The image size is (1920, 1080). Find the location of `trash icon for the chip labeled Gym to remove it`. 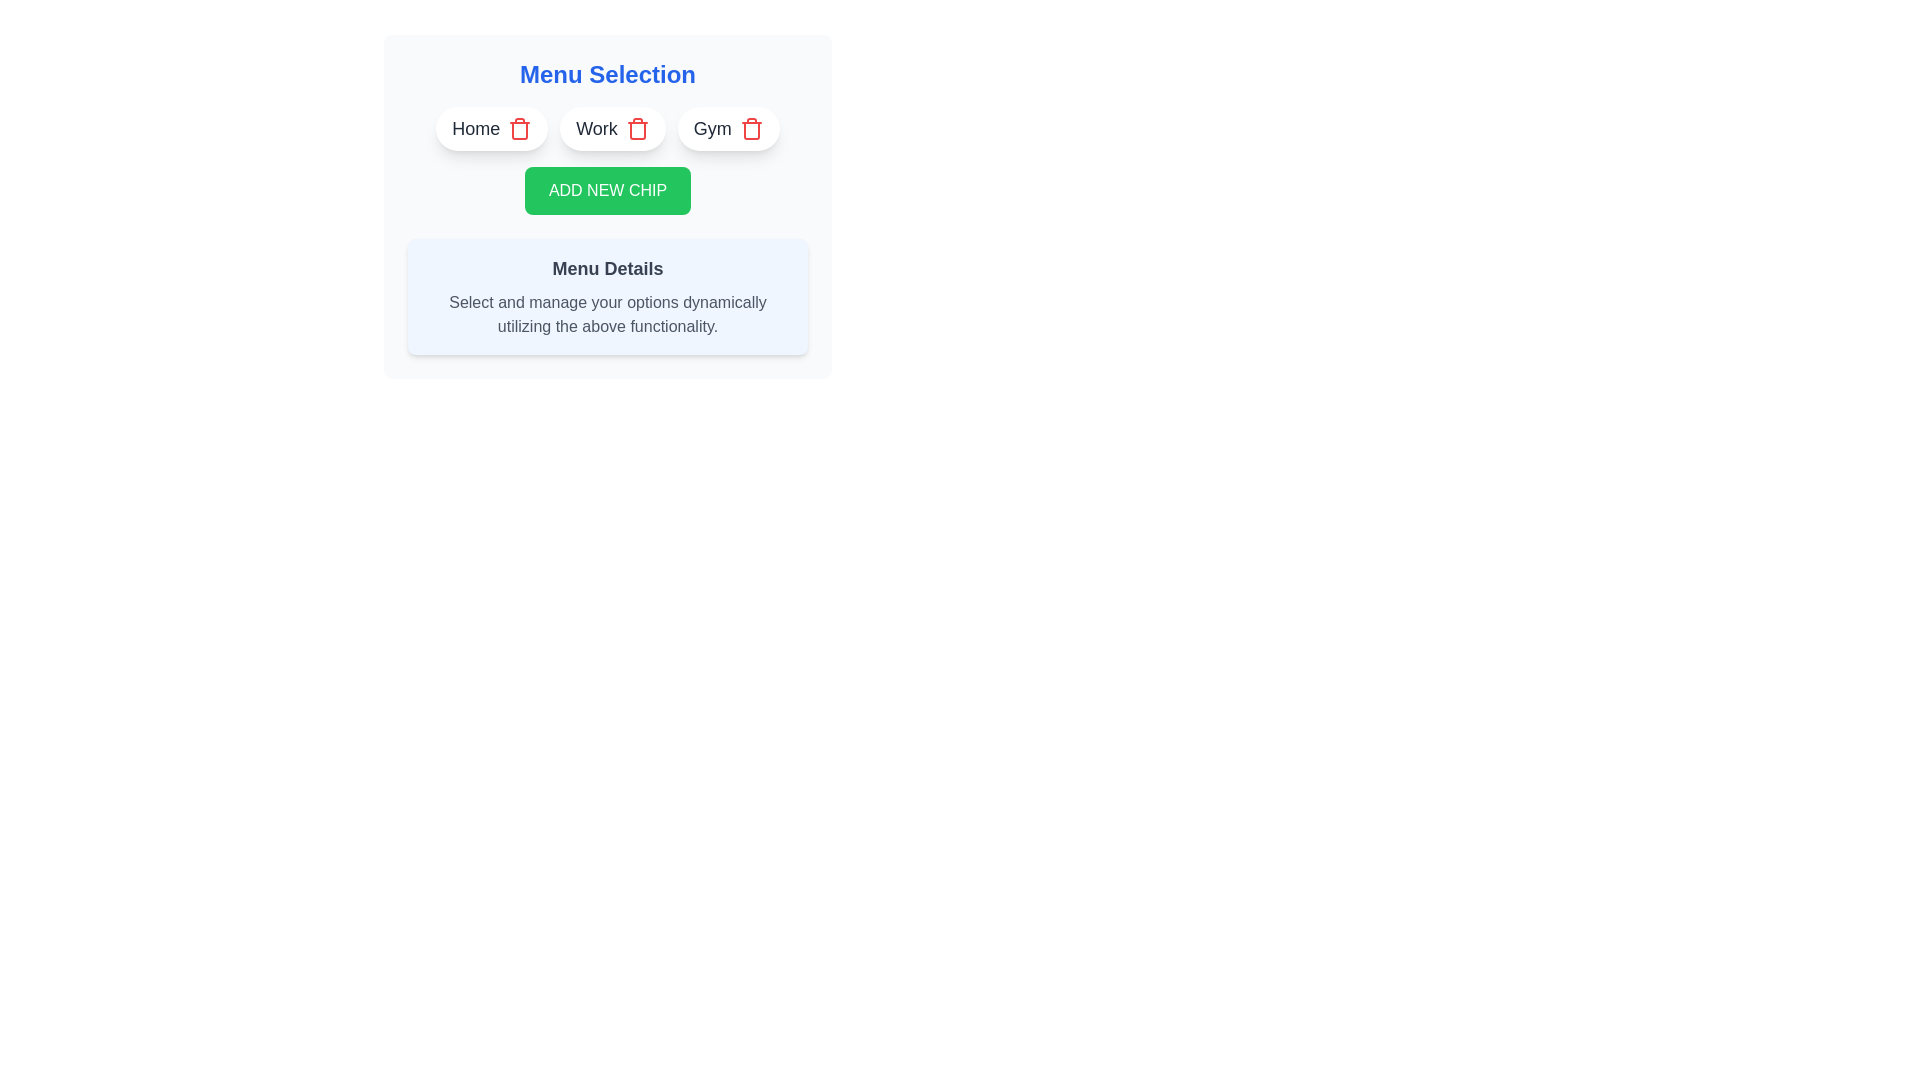

trash icon for the chip labeled Gym to remove it is located at coordinates (750, 128).